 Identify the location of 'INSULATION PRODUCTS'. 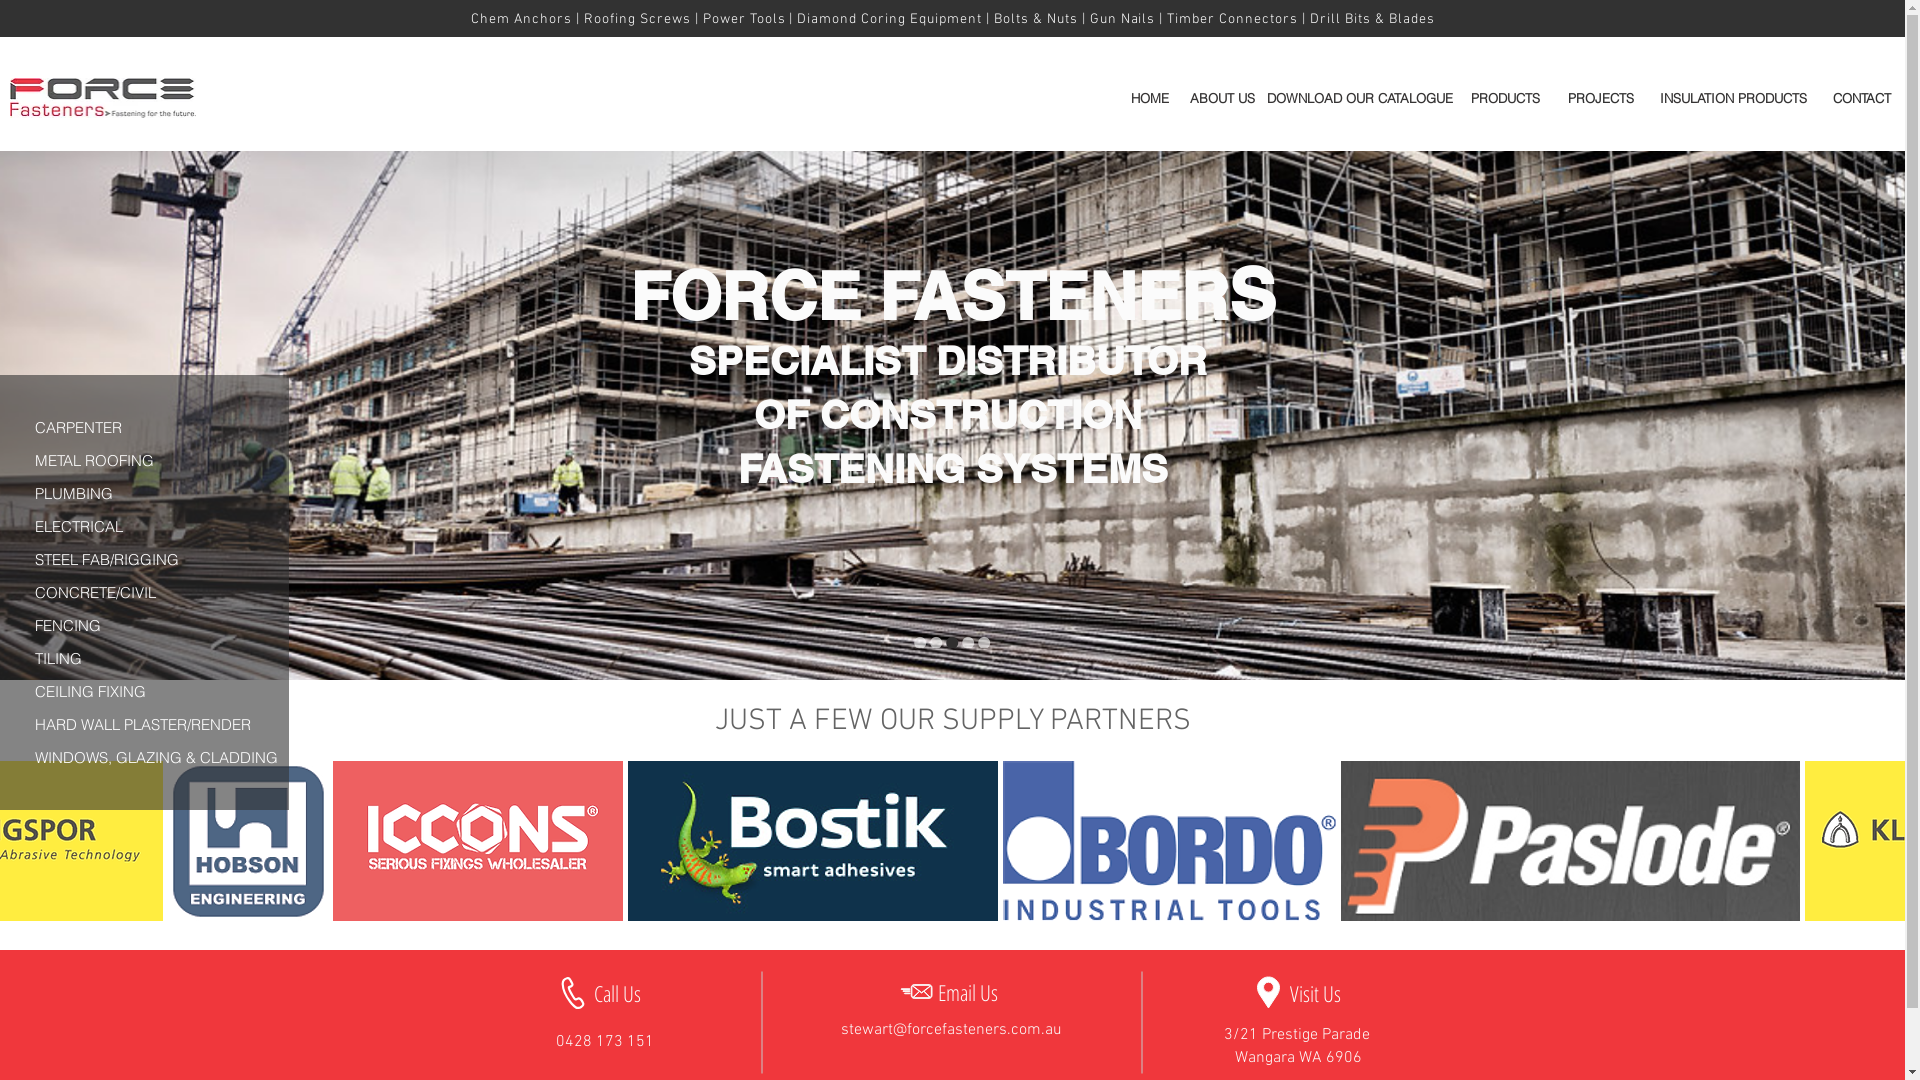
(1649, 97).